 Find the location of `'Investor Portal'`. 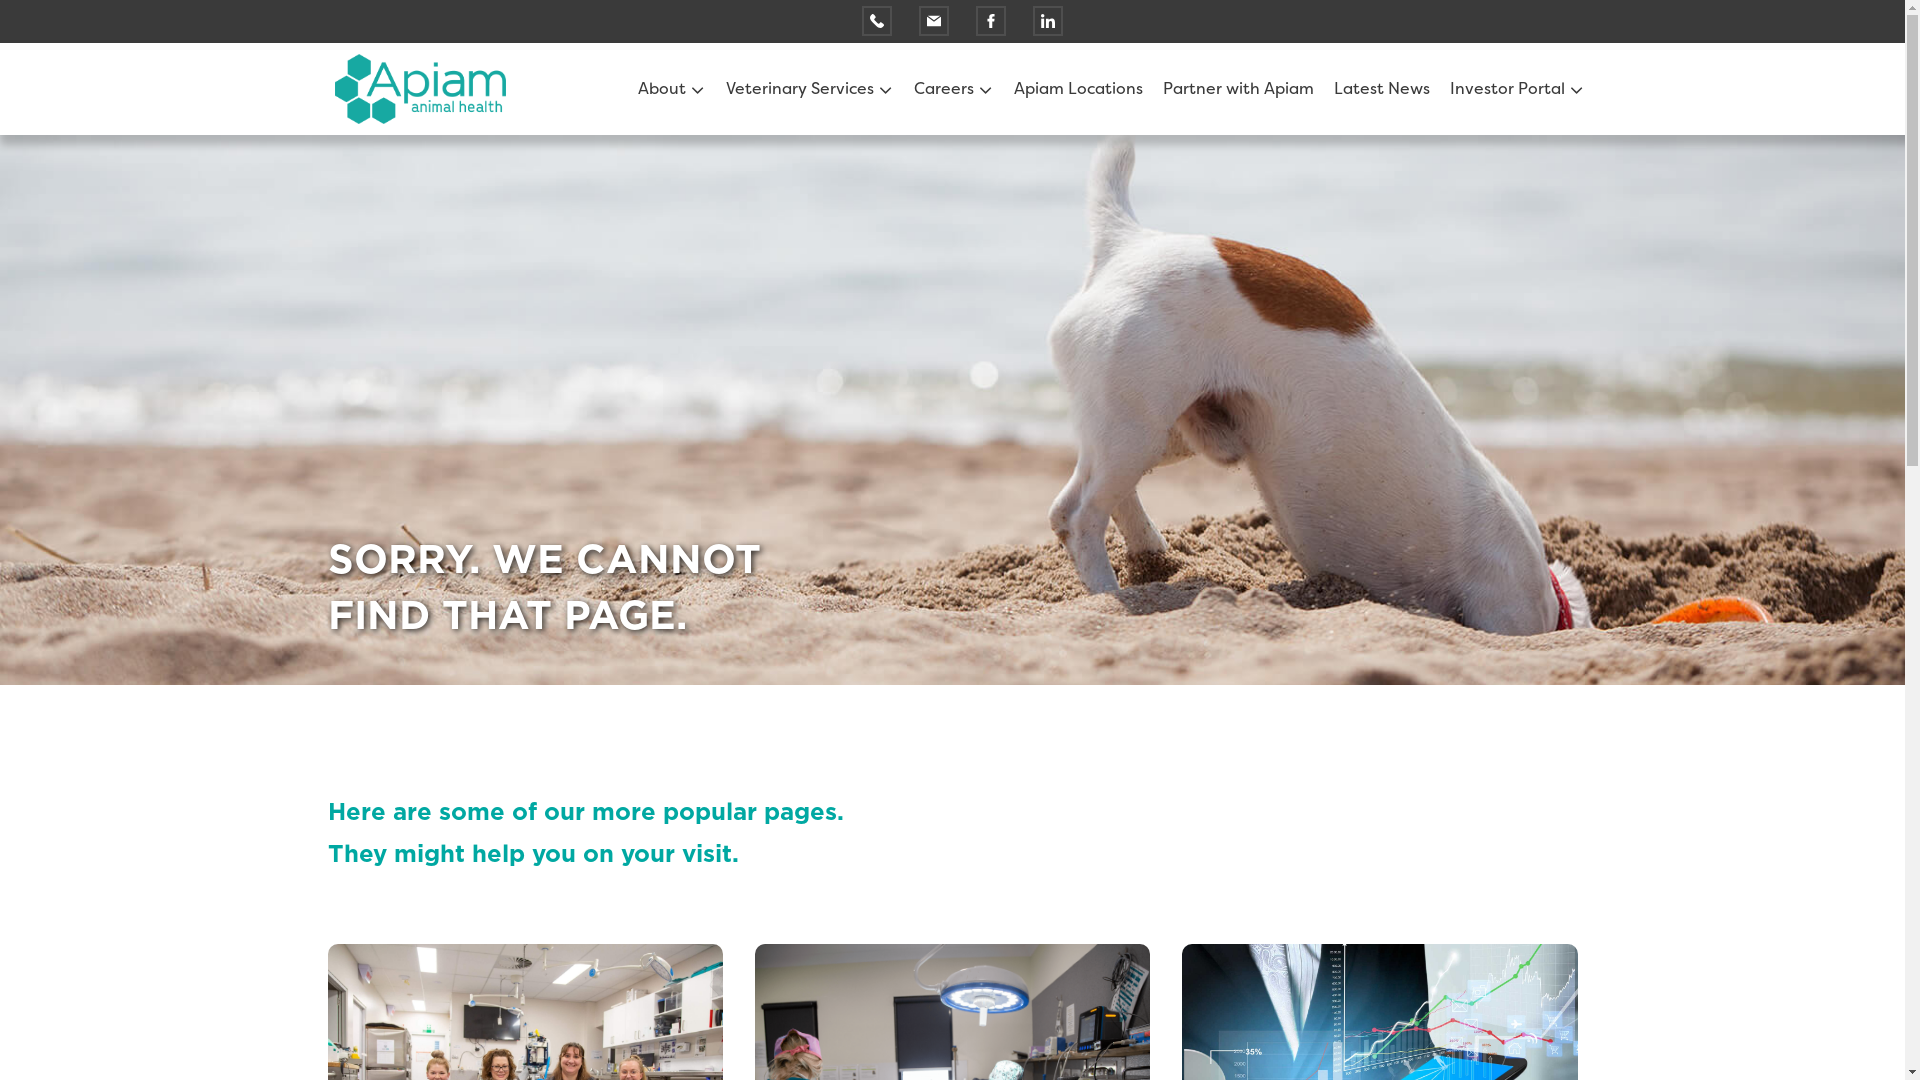

'Investor Portal' is located at coordinates (1509, 87).